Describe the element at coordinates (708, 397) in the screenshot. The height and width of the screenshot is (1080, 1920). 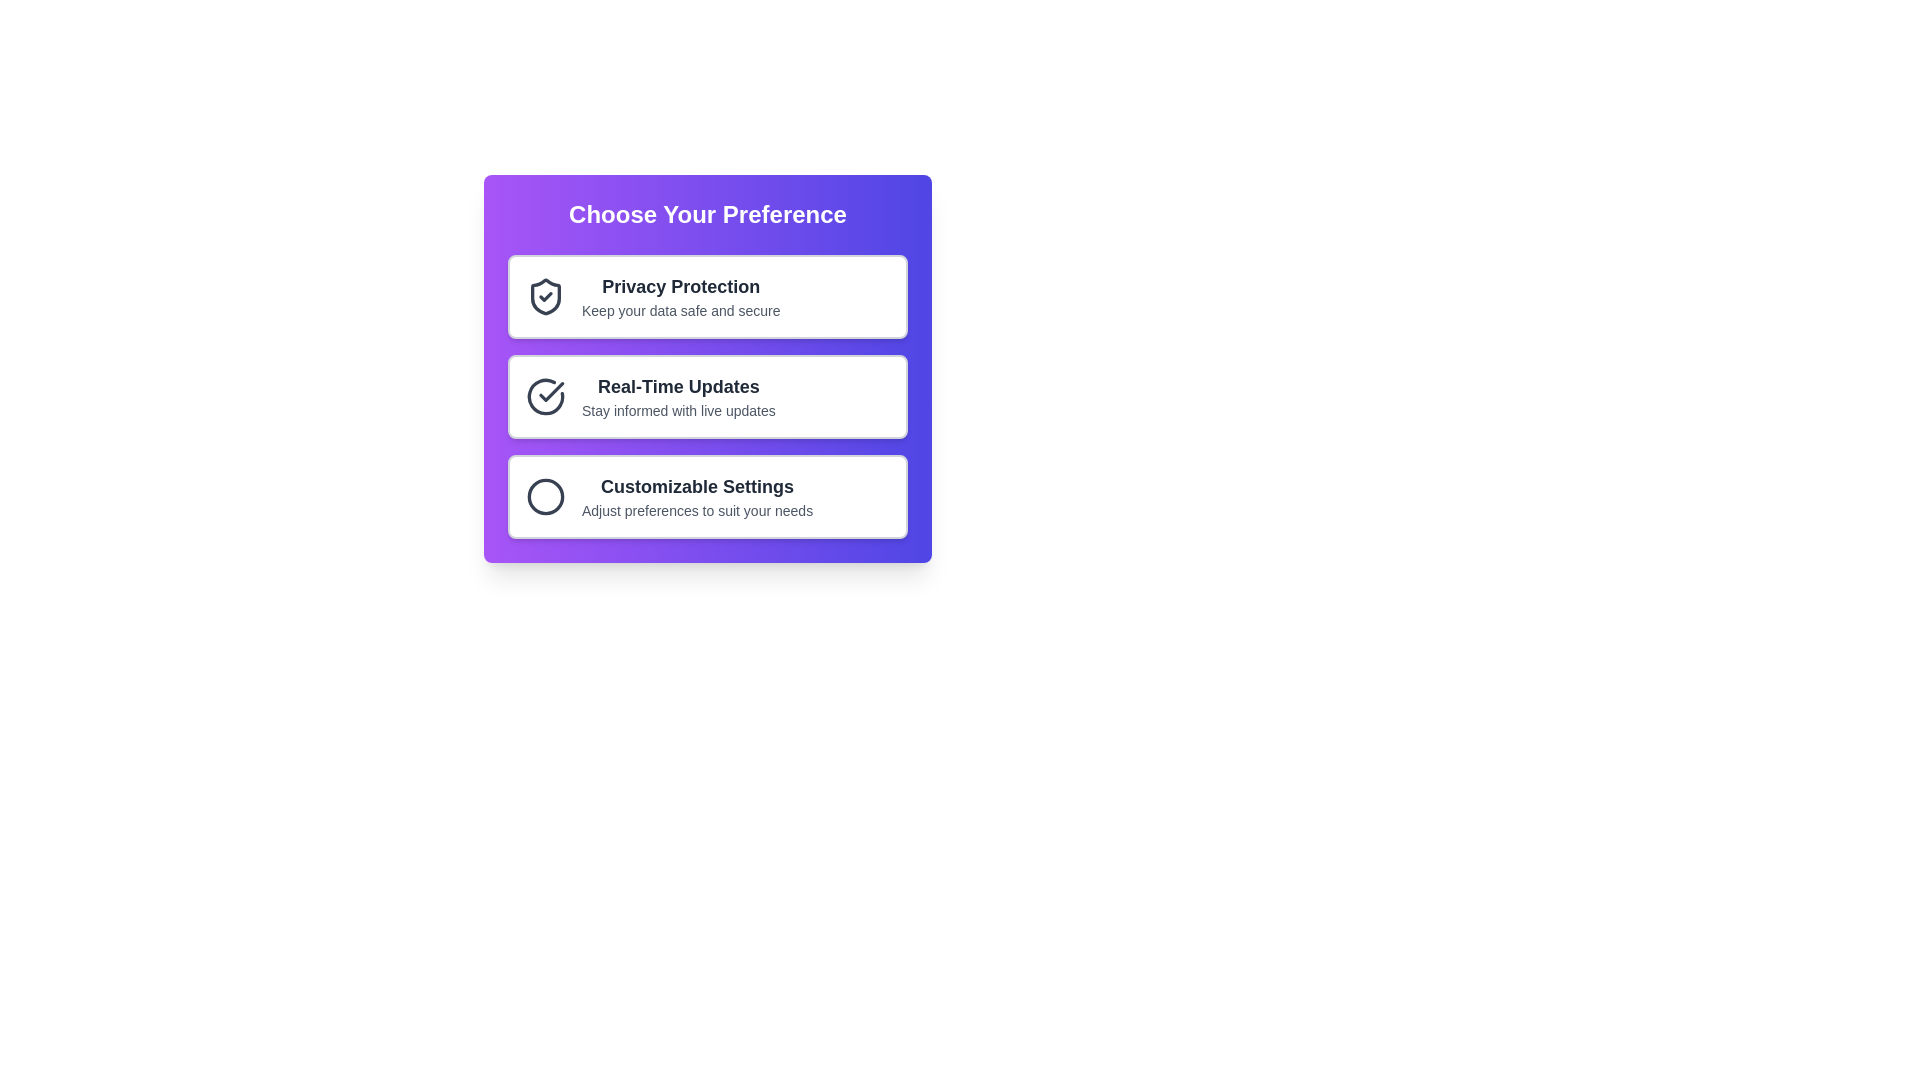
I see `the second option button in the preference menu titled 'Choose Your Preference'` at that location.